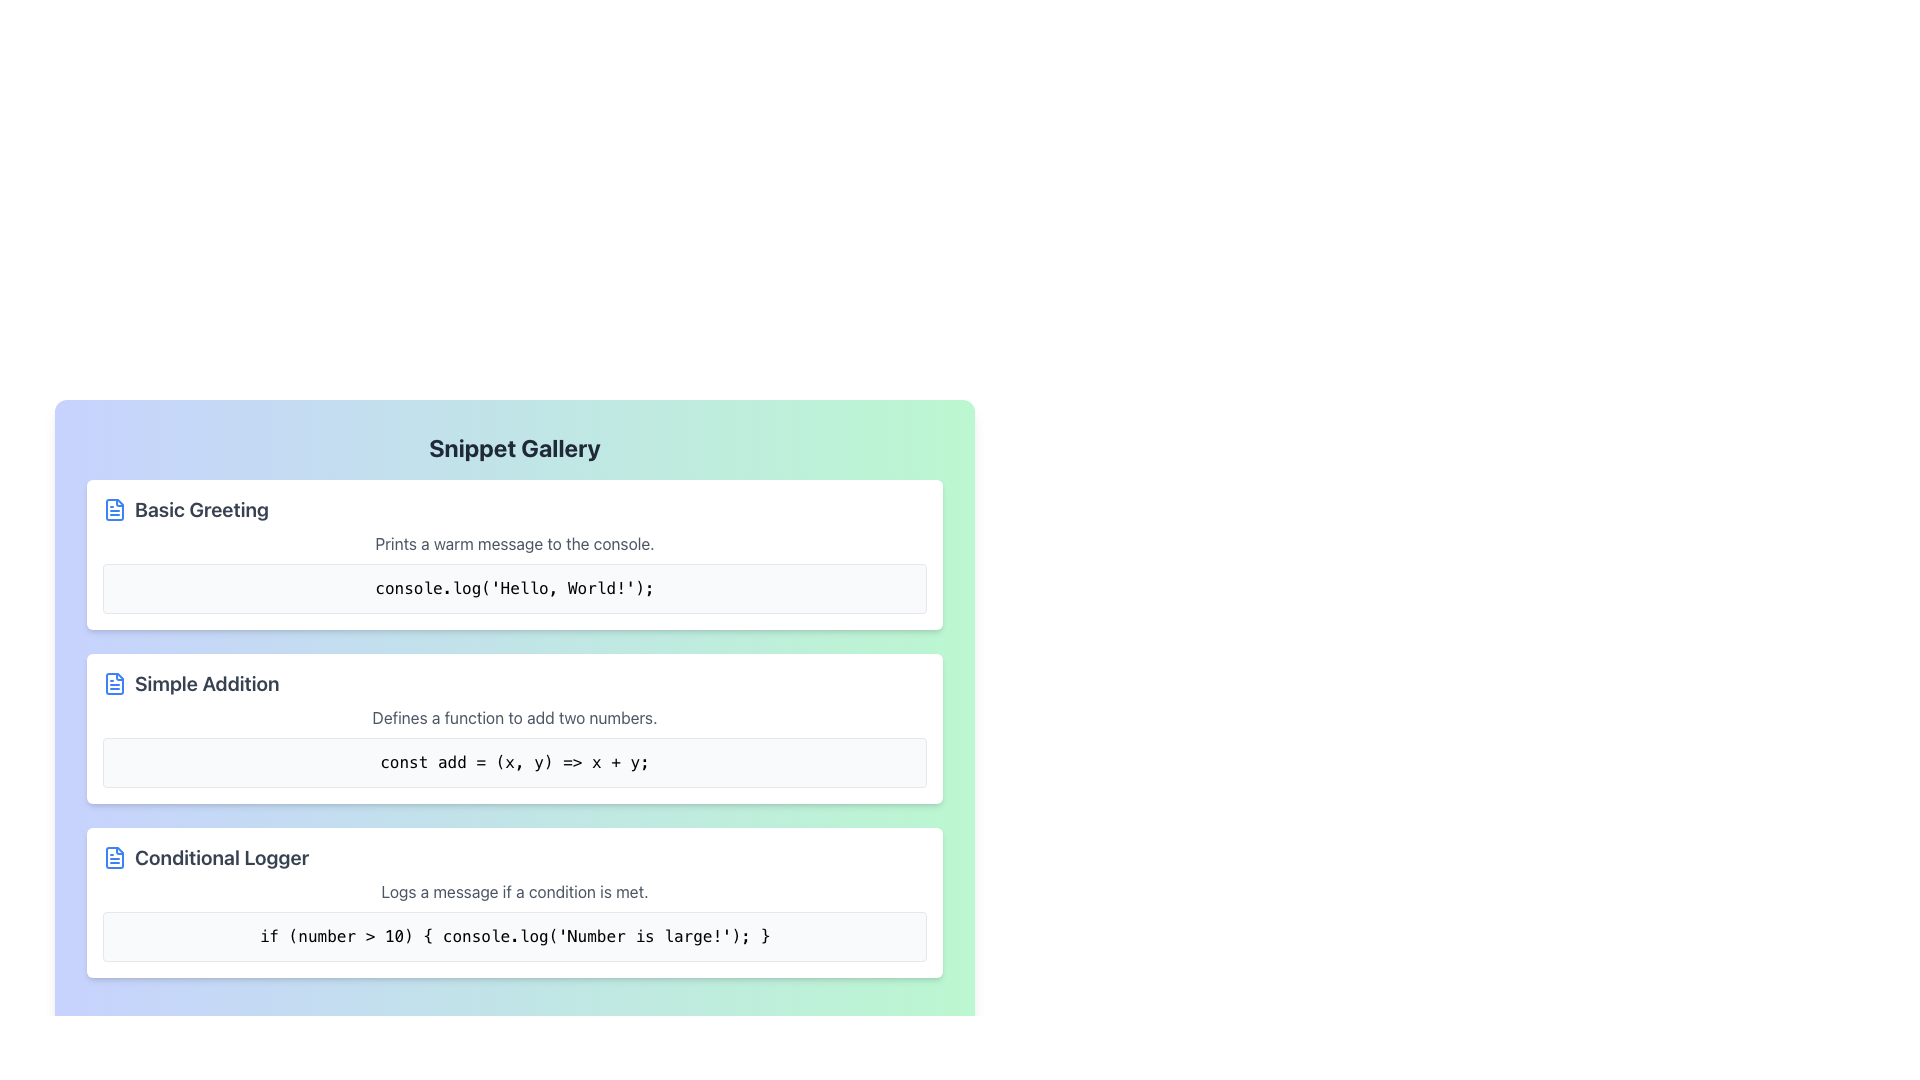 This screenshot has height=1080, width=1920. Describe the element at coordinates (207, 682) in the screenshot. I see `the text label reading 'Simple Addition', which is the second item in a vertically stacked list and is positioned to the right of a blue document icon` at that location.